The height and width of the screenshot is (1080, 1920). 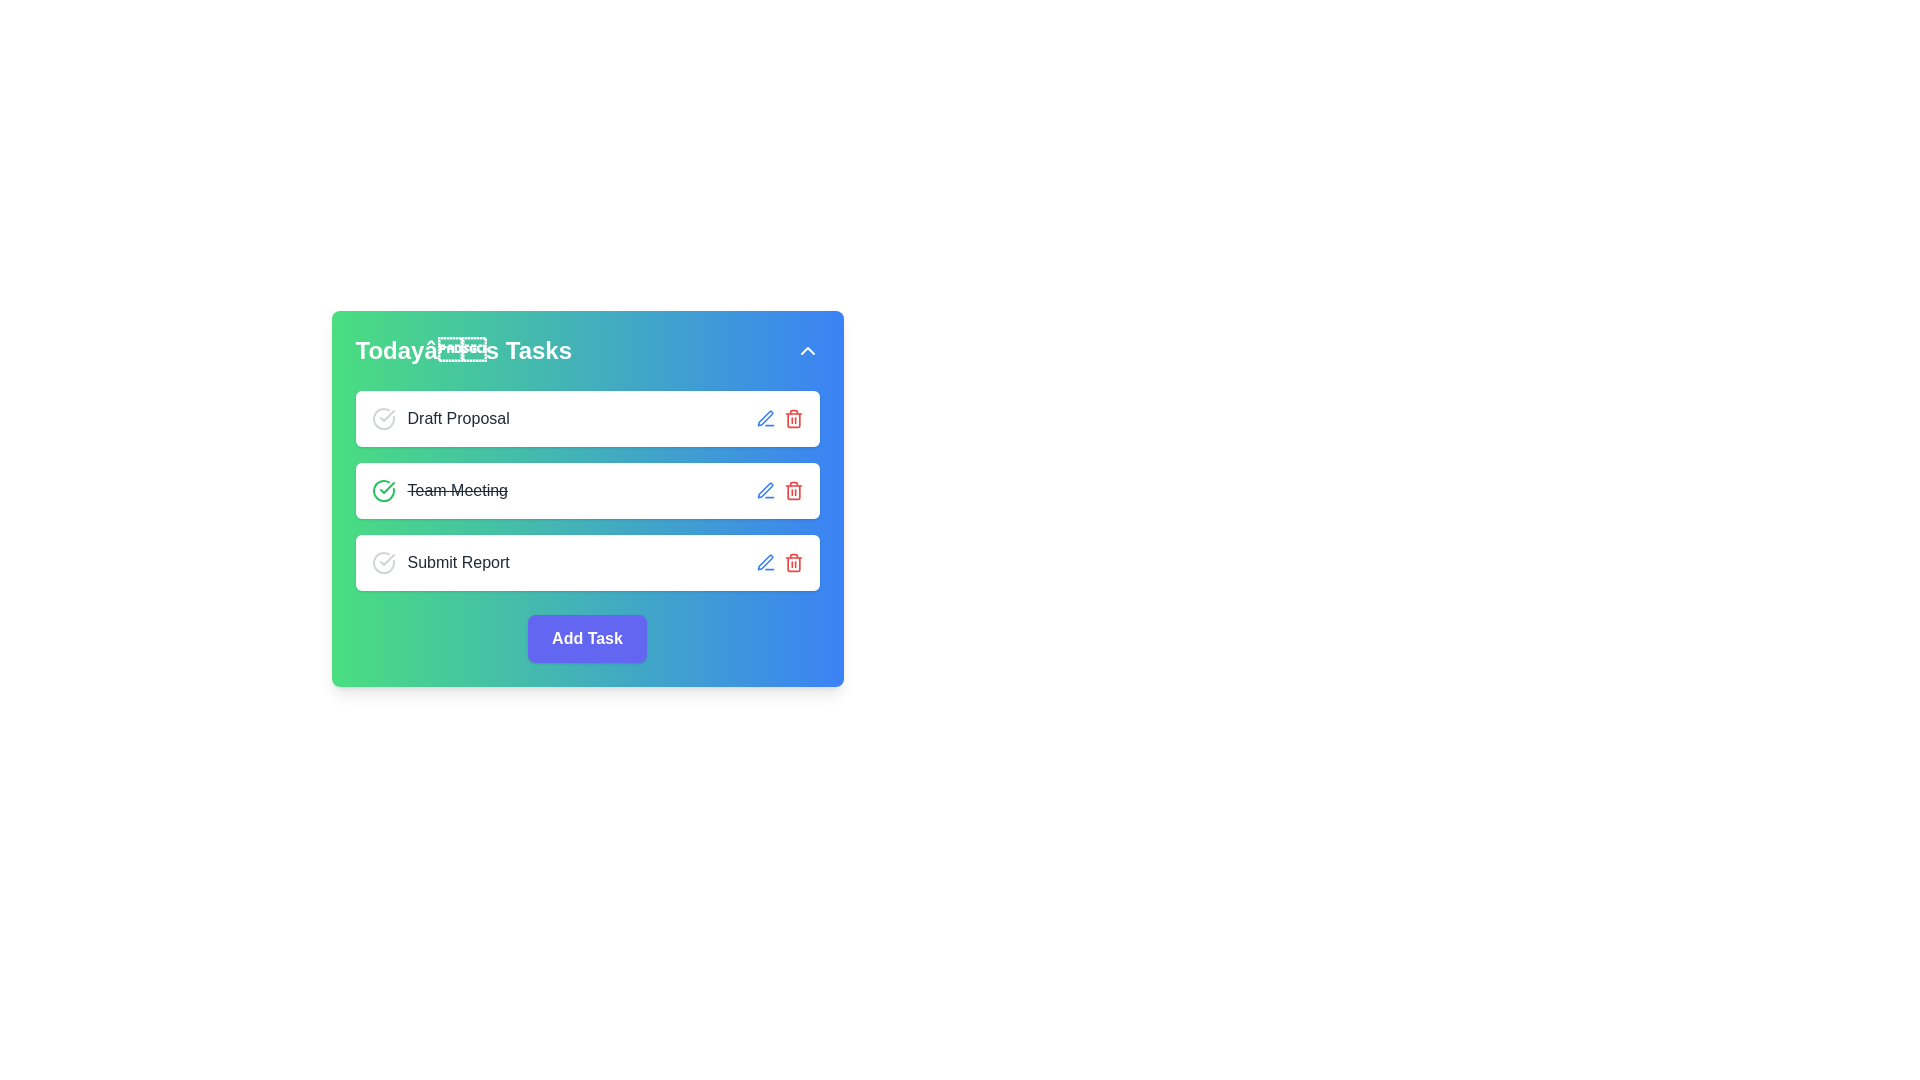 What do you see at coordinates (792, 418) in the screenshot?
I see `the red trashcan icon button` at bounding box center [792, 418].